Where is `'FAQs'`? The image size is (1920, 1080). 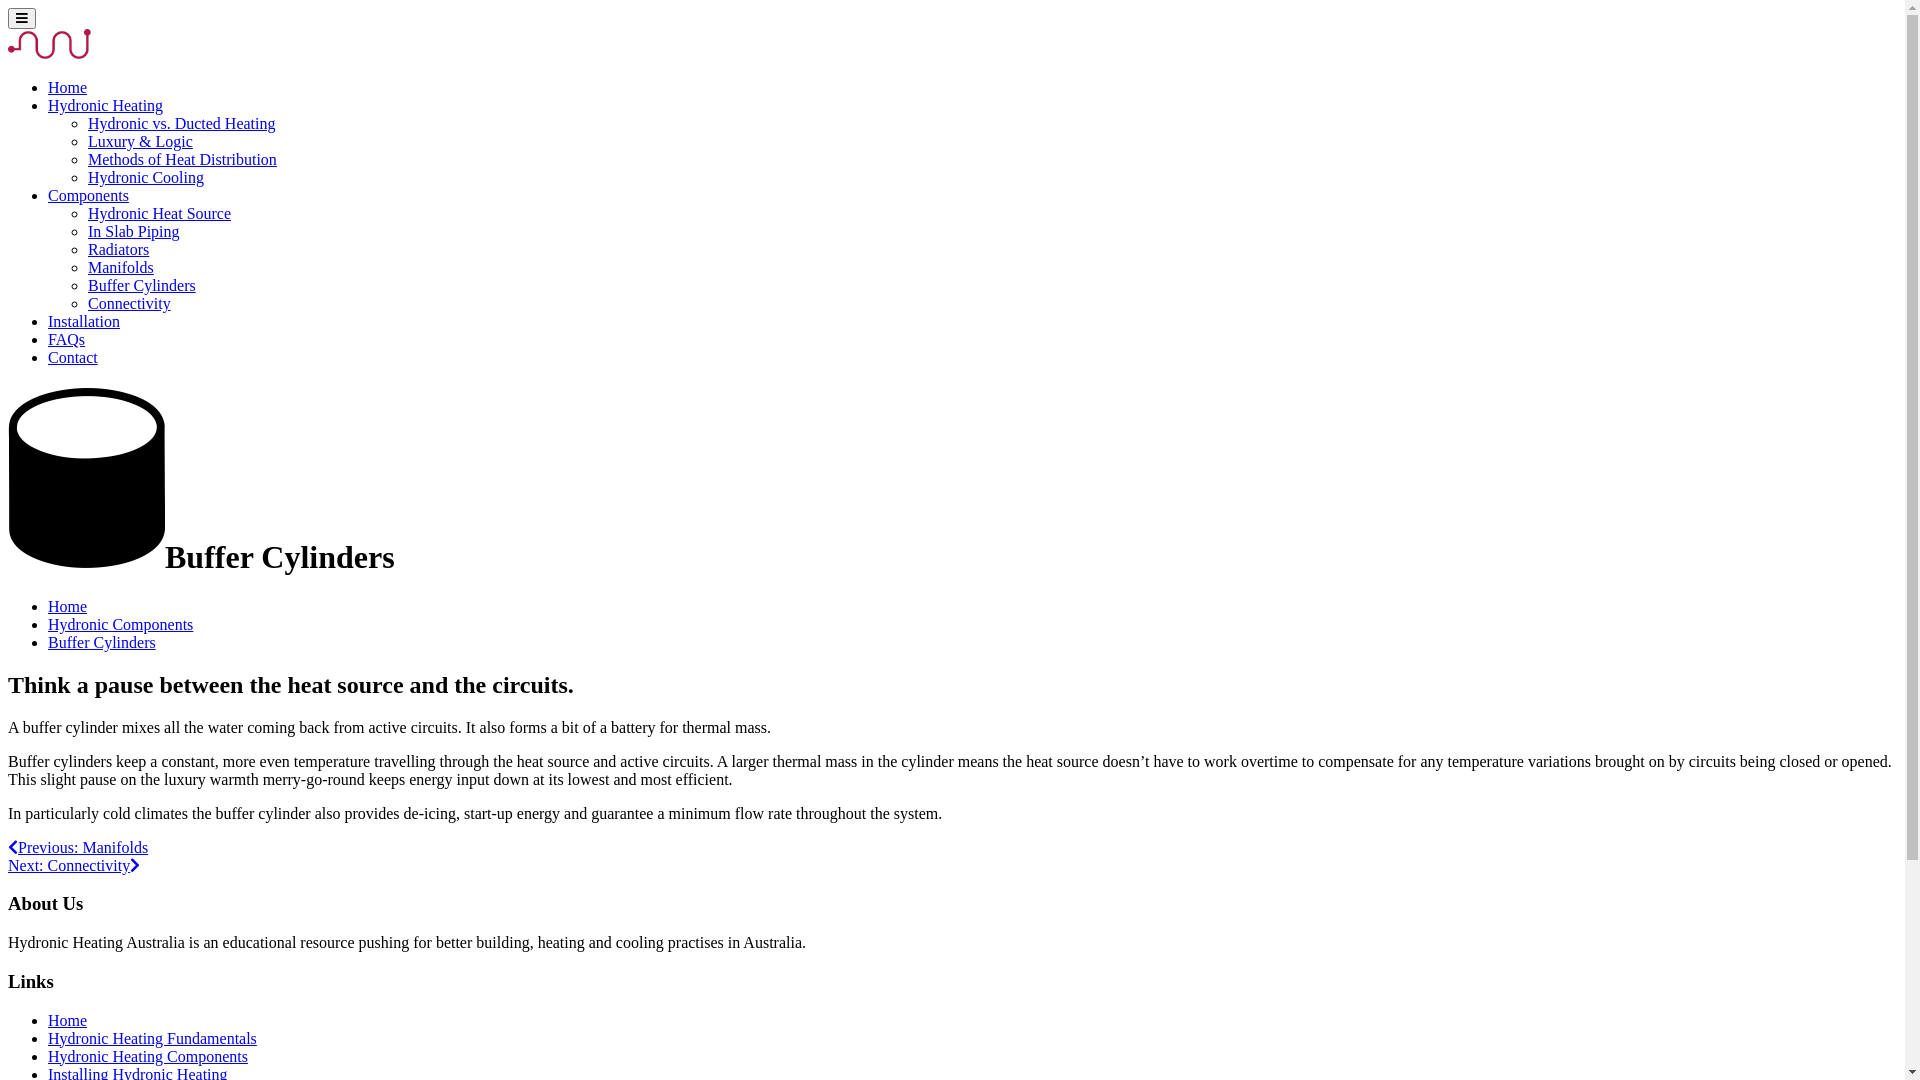
'FAQs' is located at coordinates (66, 338).